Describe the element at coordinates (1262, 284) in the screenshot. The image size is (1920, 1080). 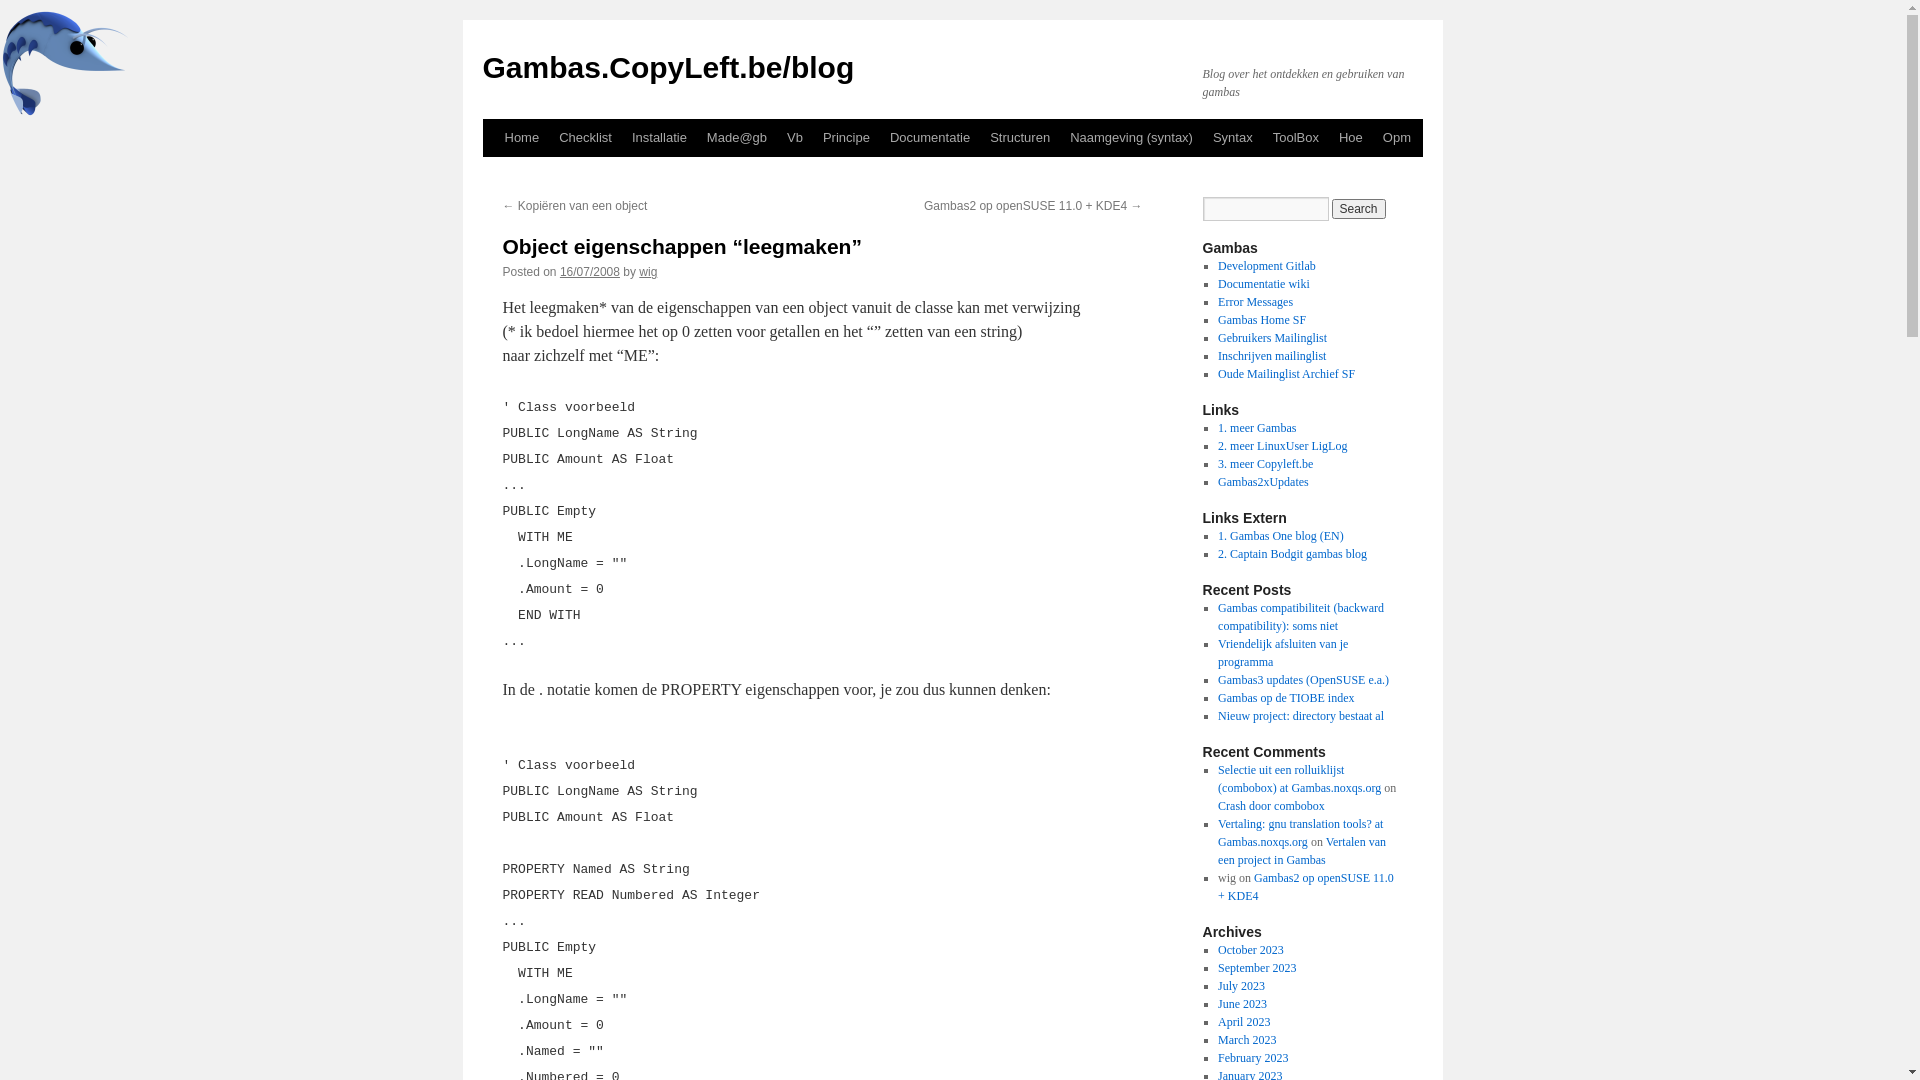
I see `'Documentatie wiki'` at that location.